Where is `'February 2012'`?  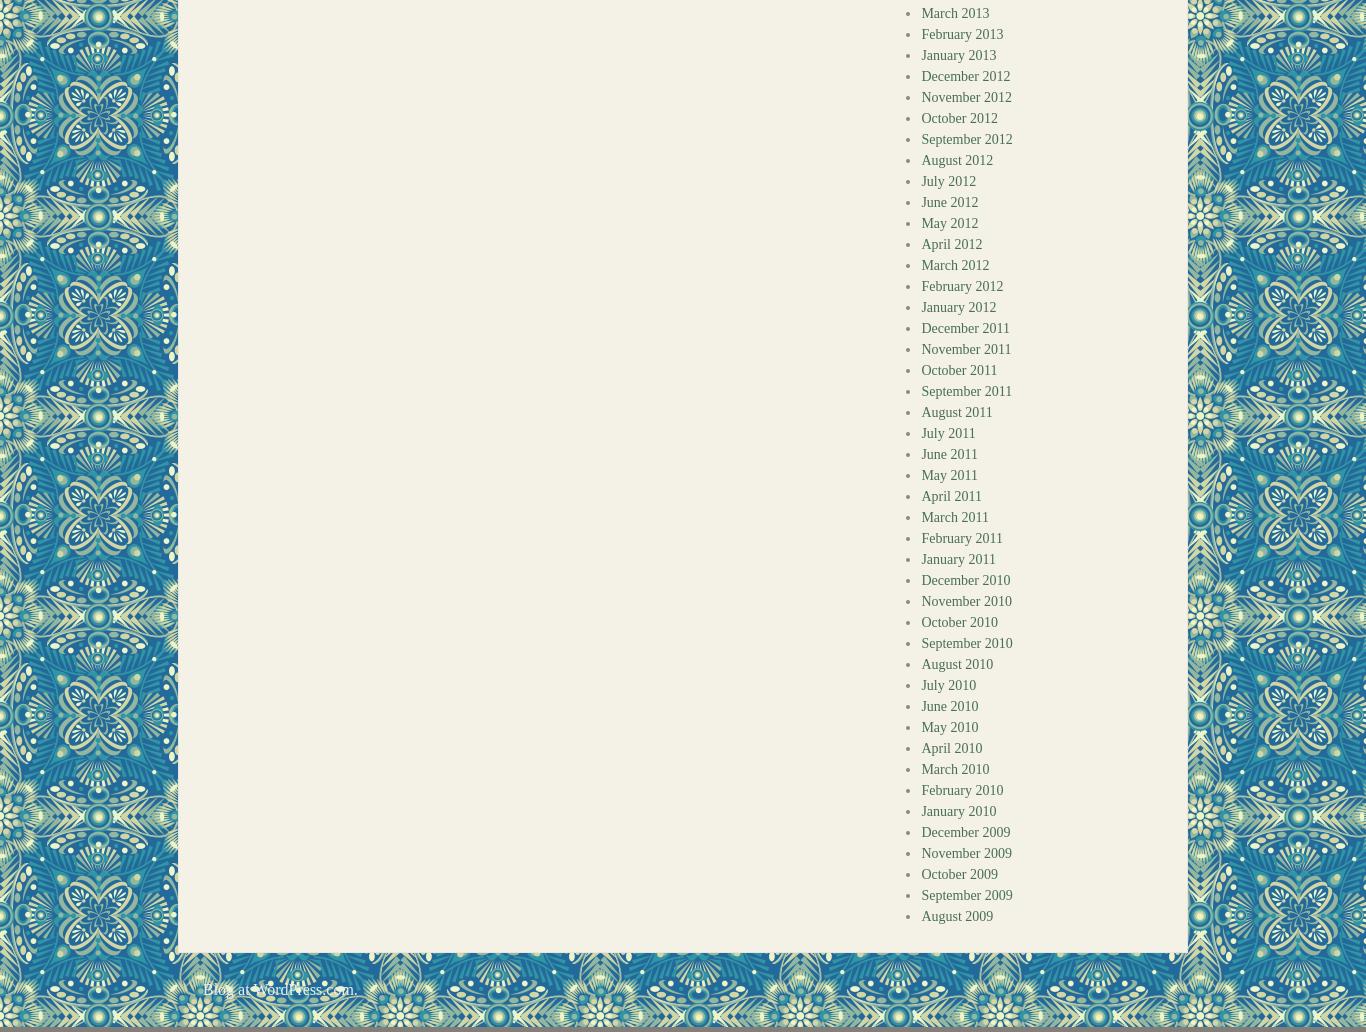 'February 2012' is located at coordinates (920, 286).